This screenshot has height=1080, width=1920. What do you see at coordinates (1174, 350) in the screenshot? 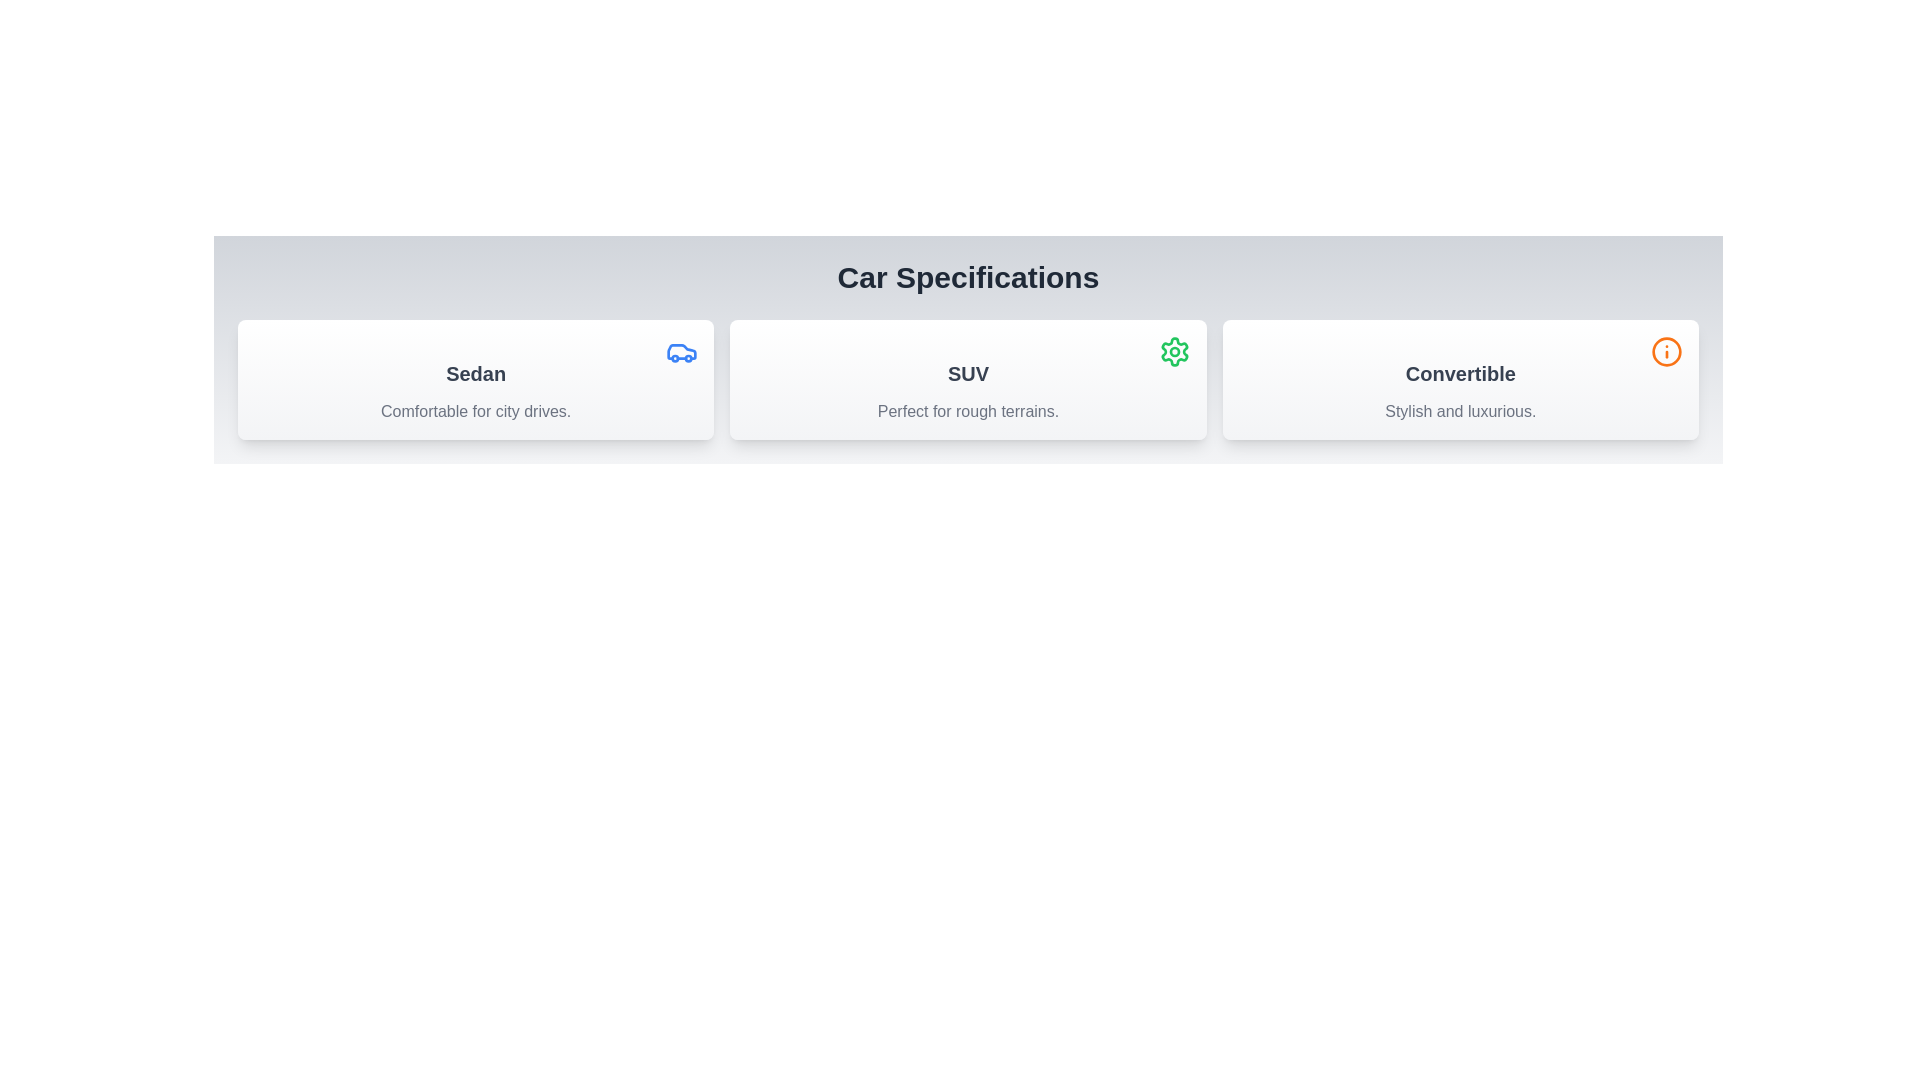
I see `the settings icon located within the central 'SUV' card, which represents configuration options` at bounding box center [1174, 350].